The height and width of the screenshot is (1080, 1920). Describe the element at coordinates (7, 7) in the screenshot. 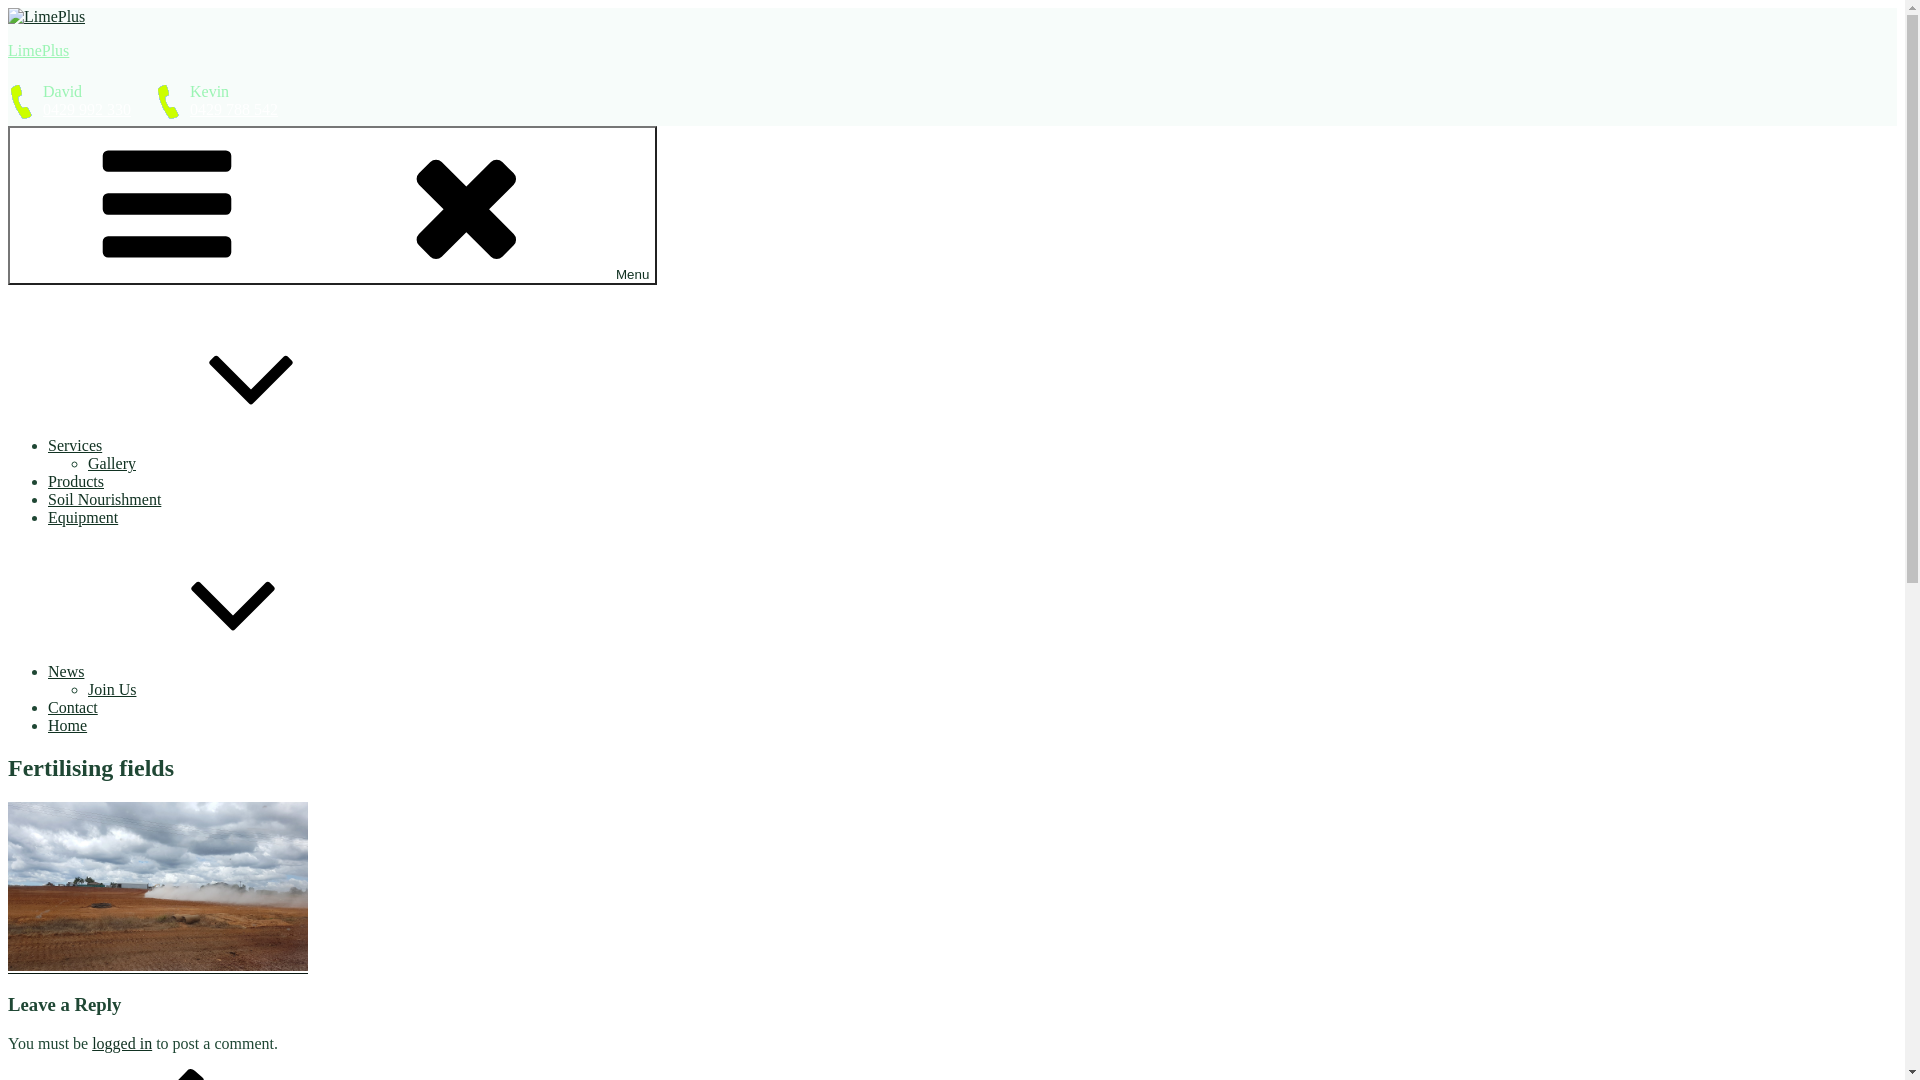

I see `'Skip to content'` at that location.